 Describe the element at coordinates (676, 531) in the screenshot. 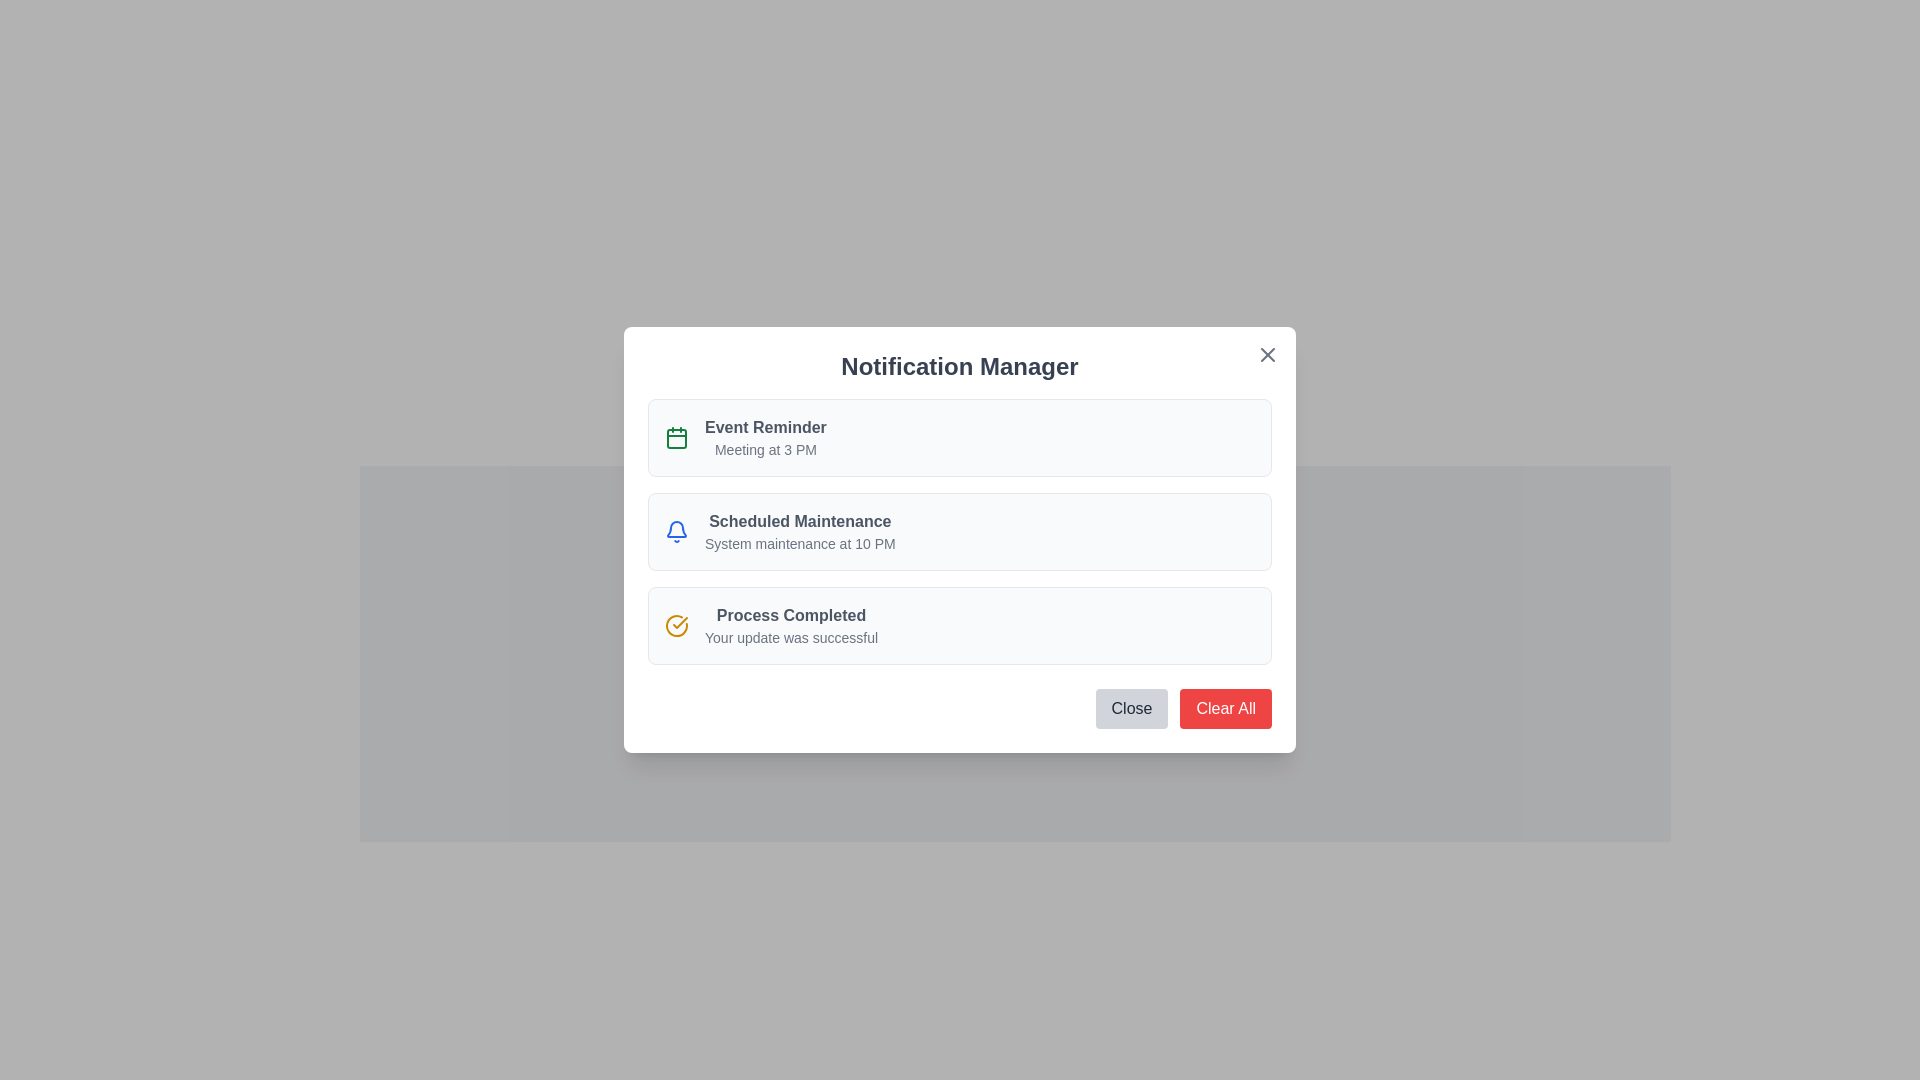

I see `the notification icon located to the left of the text 'Scheduled Maintenance' inside the 'Notification Manager' modal in the middle notification block` at that location.